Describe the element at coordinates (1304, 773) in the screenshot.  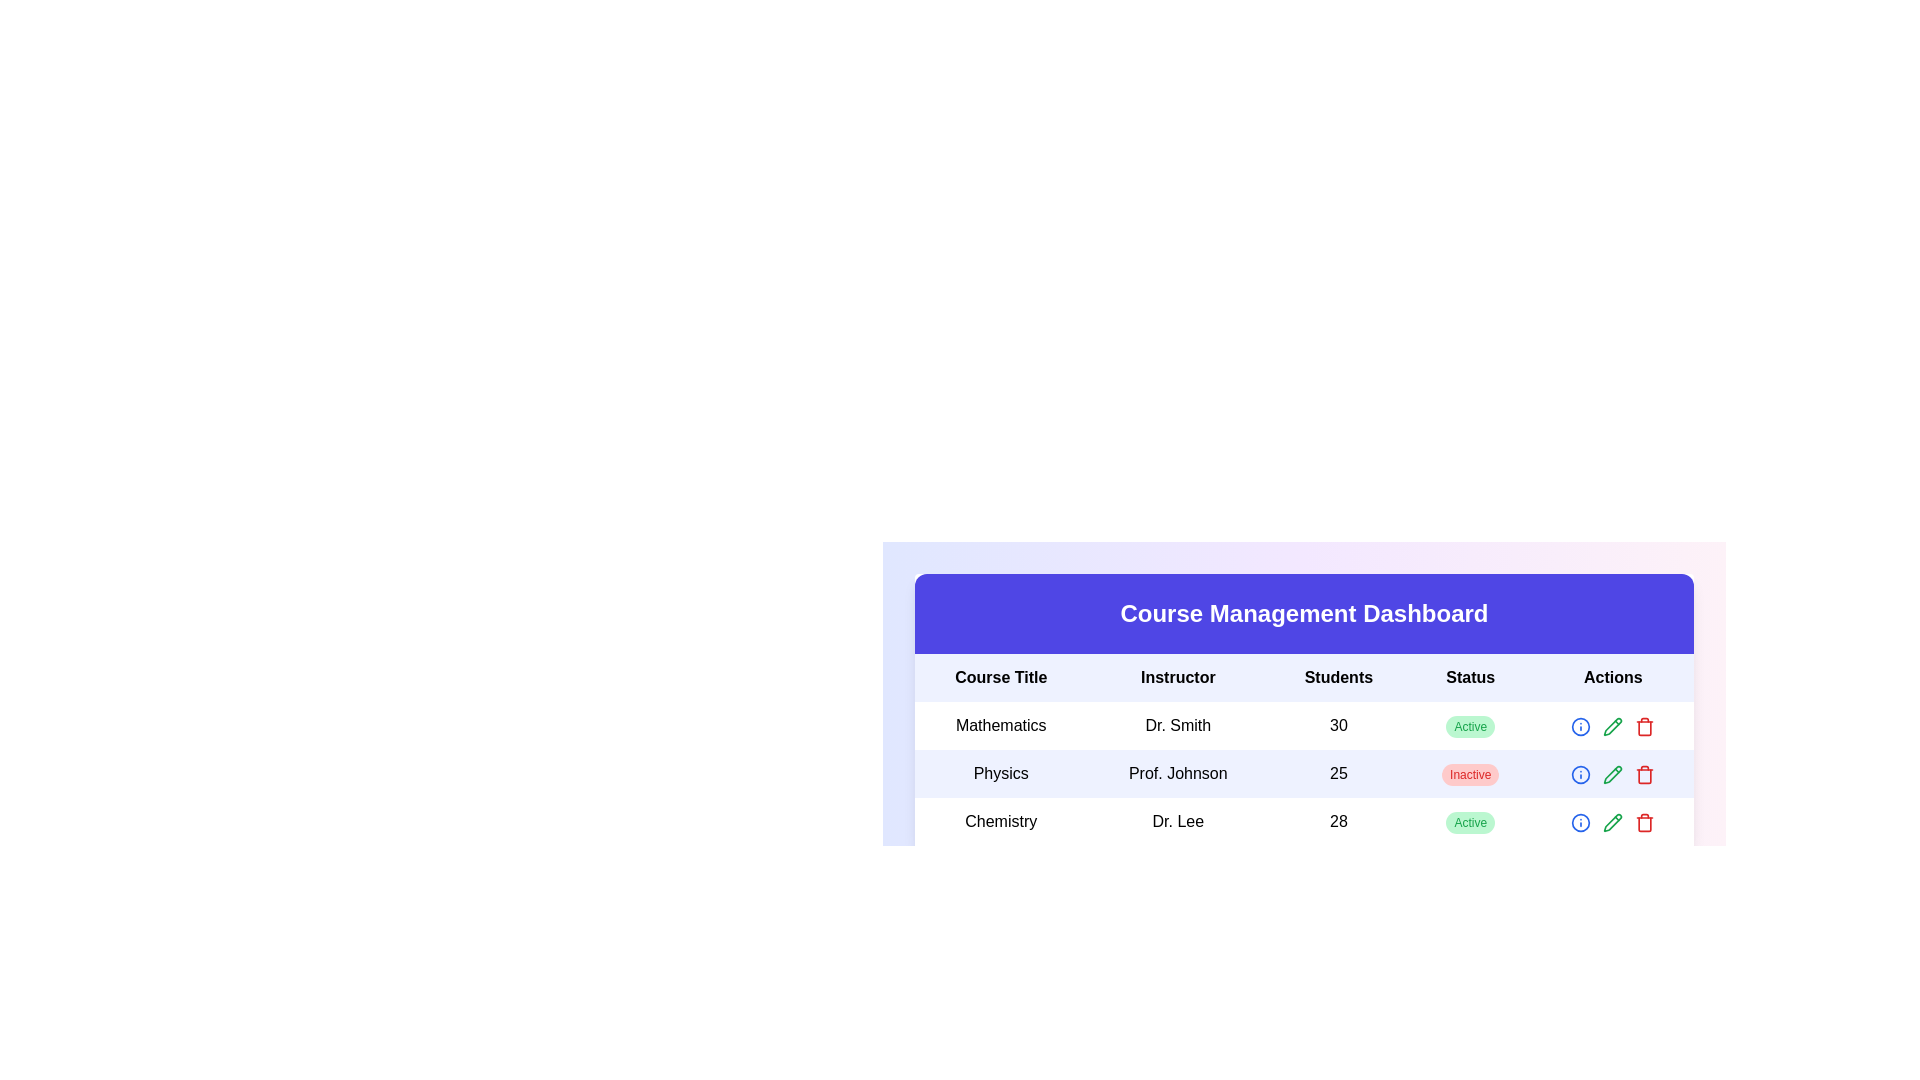
I see `second row of the course table, which contains details such as course title, instructor's name, student count, and current status, by clicking on it` at that location.